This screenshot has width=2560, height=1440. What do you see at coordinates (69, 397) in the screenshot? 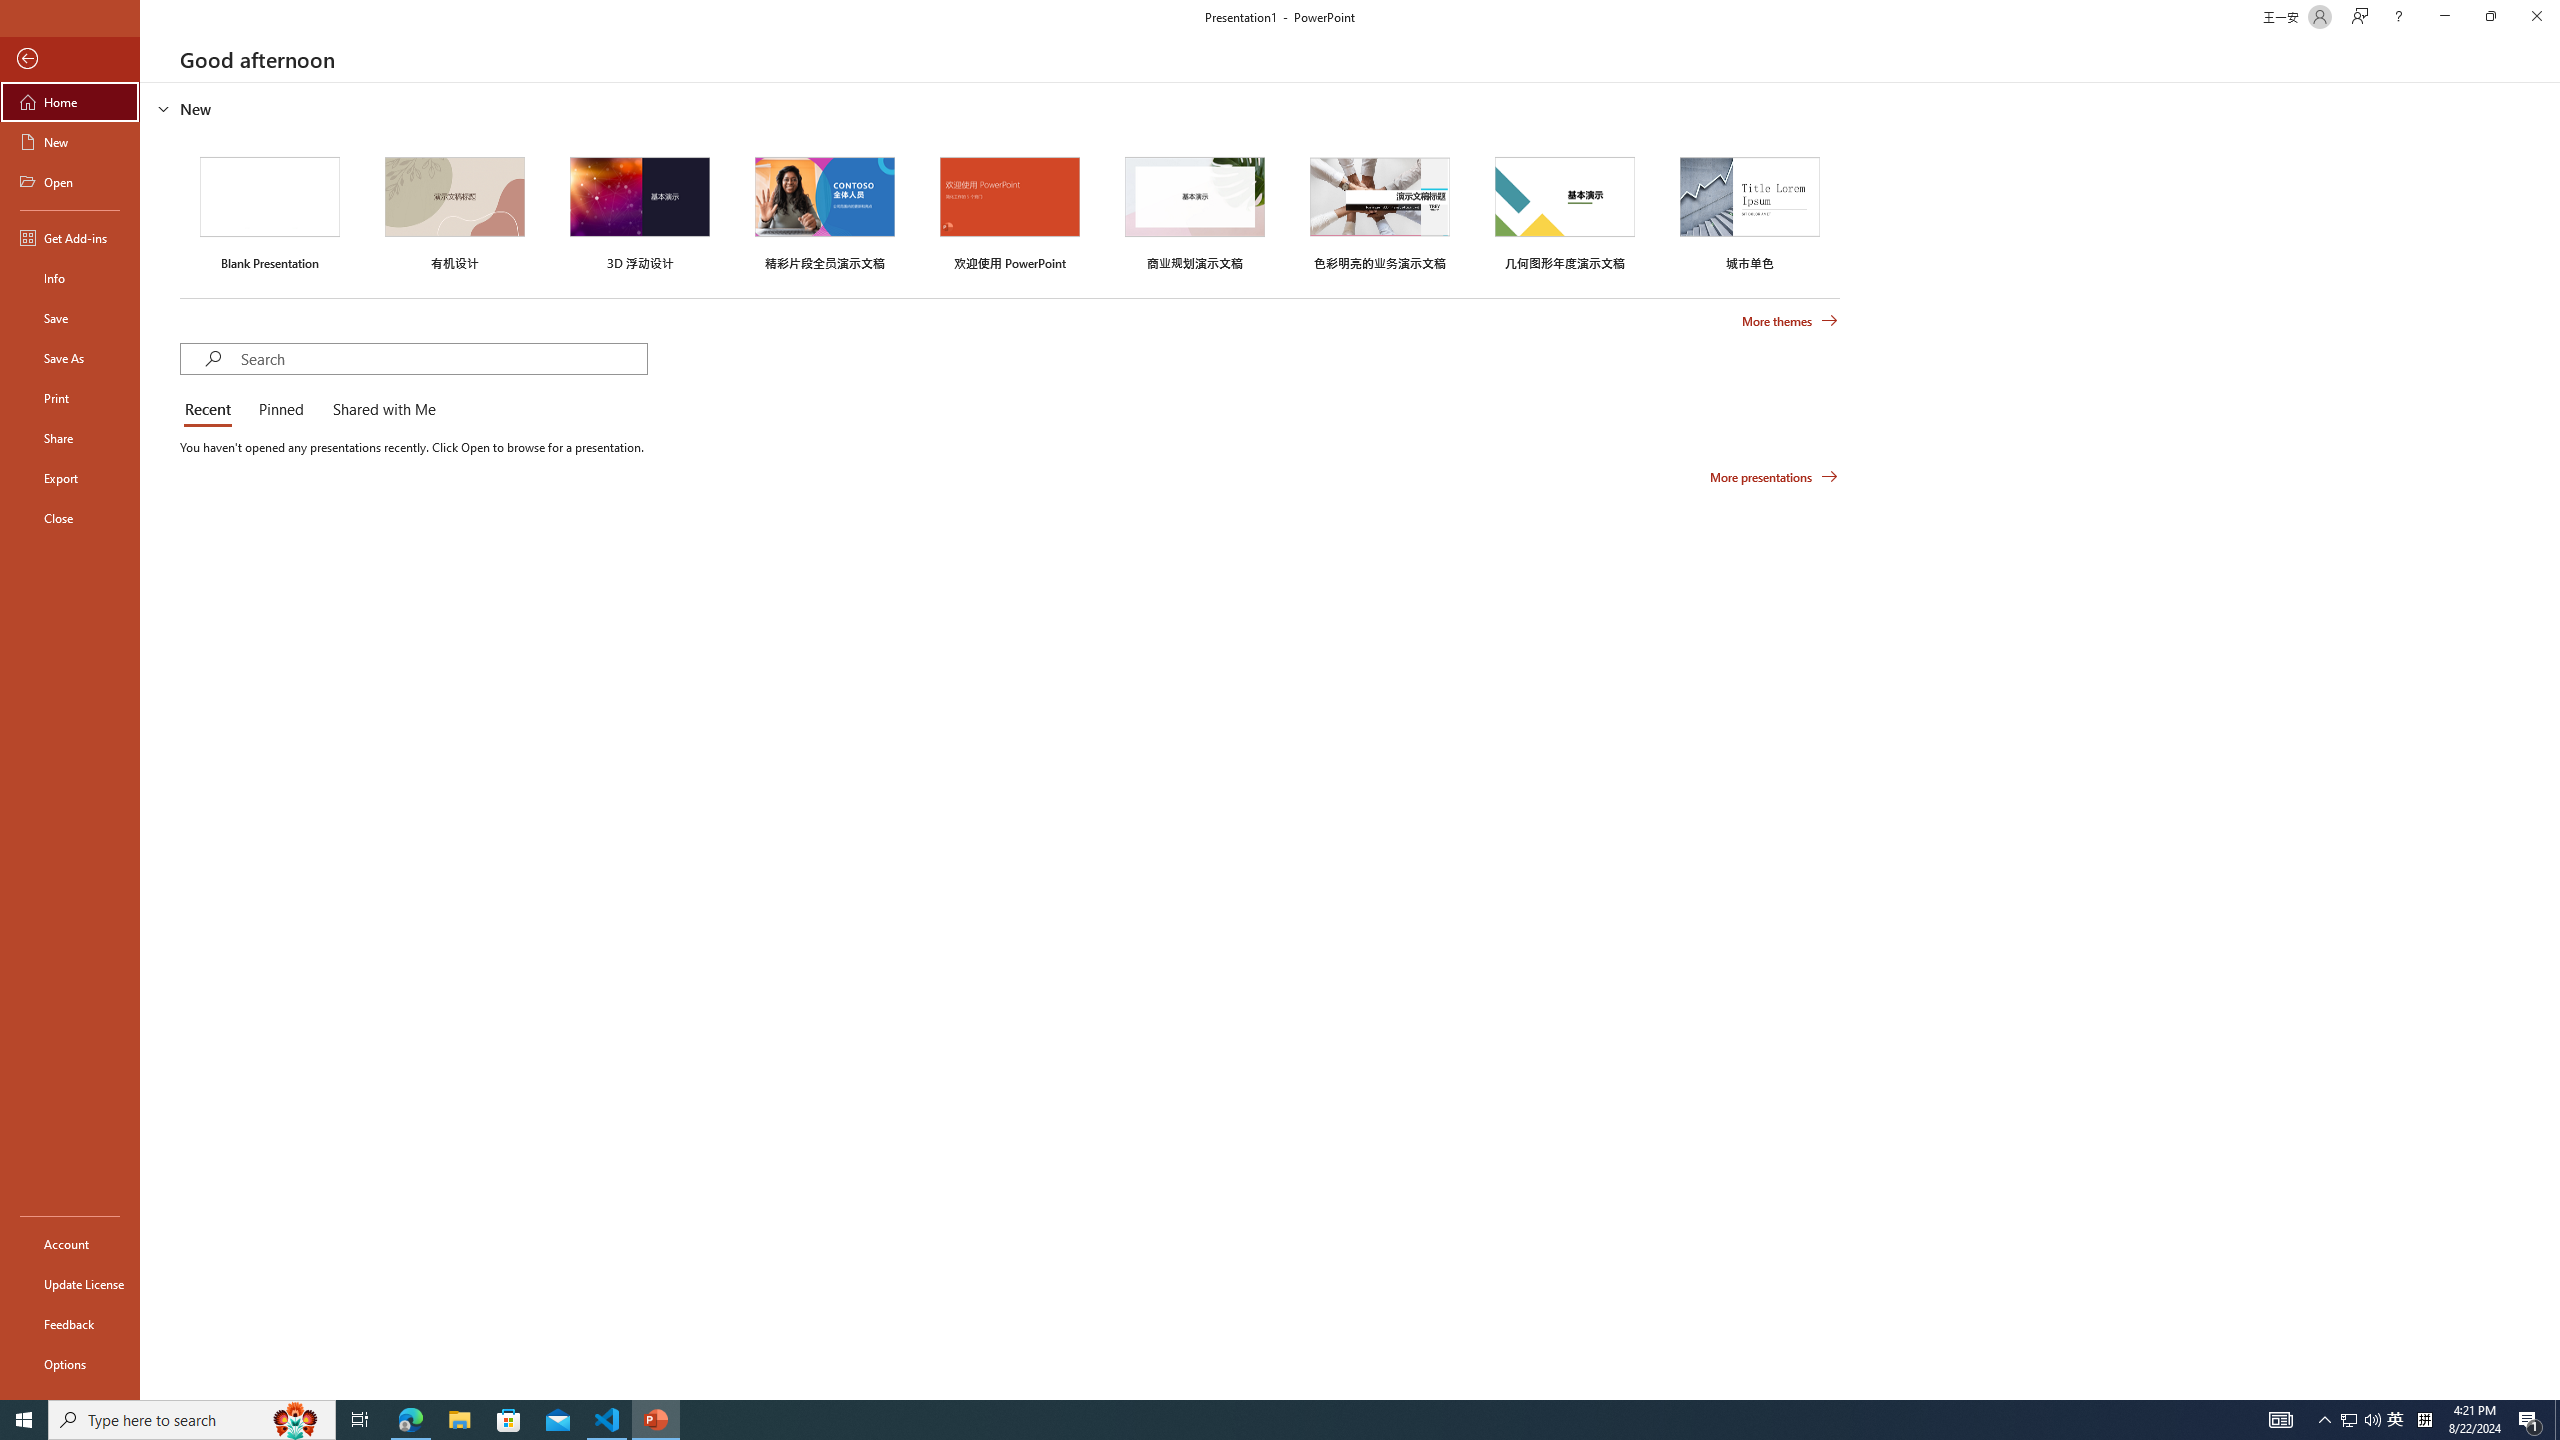
I see `'Print'` at bounding box center [69, 397].